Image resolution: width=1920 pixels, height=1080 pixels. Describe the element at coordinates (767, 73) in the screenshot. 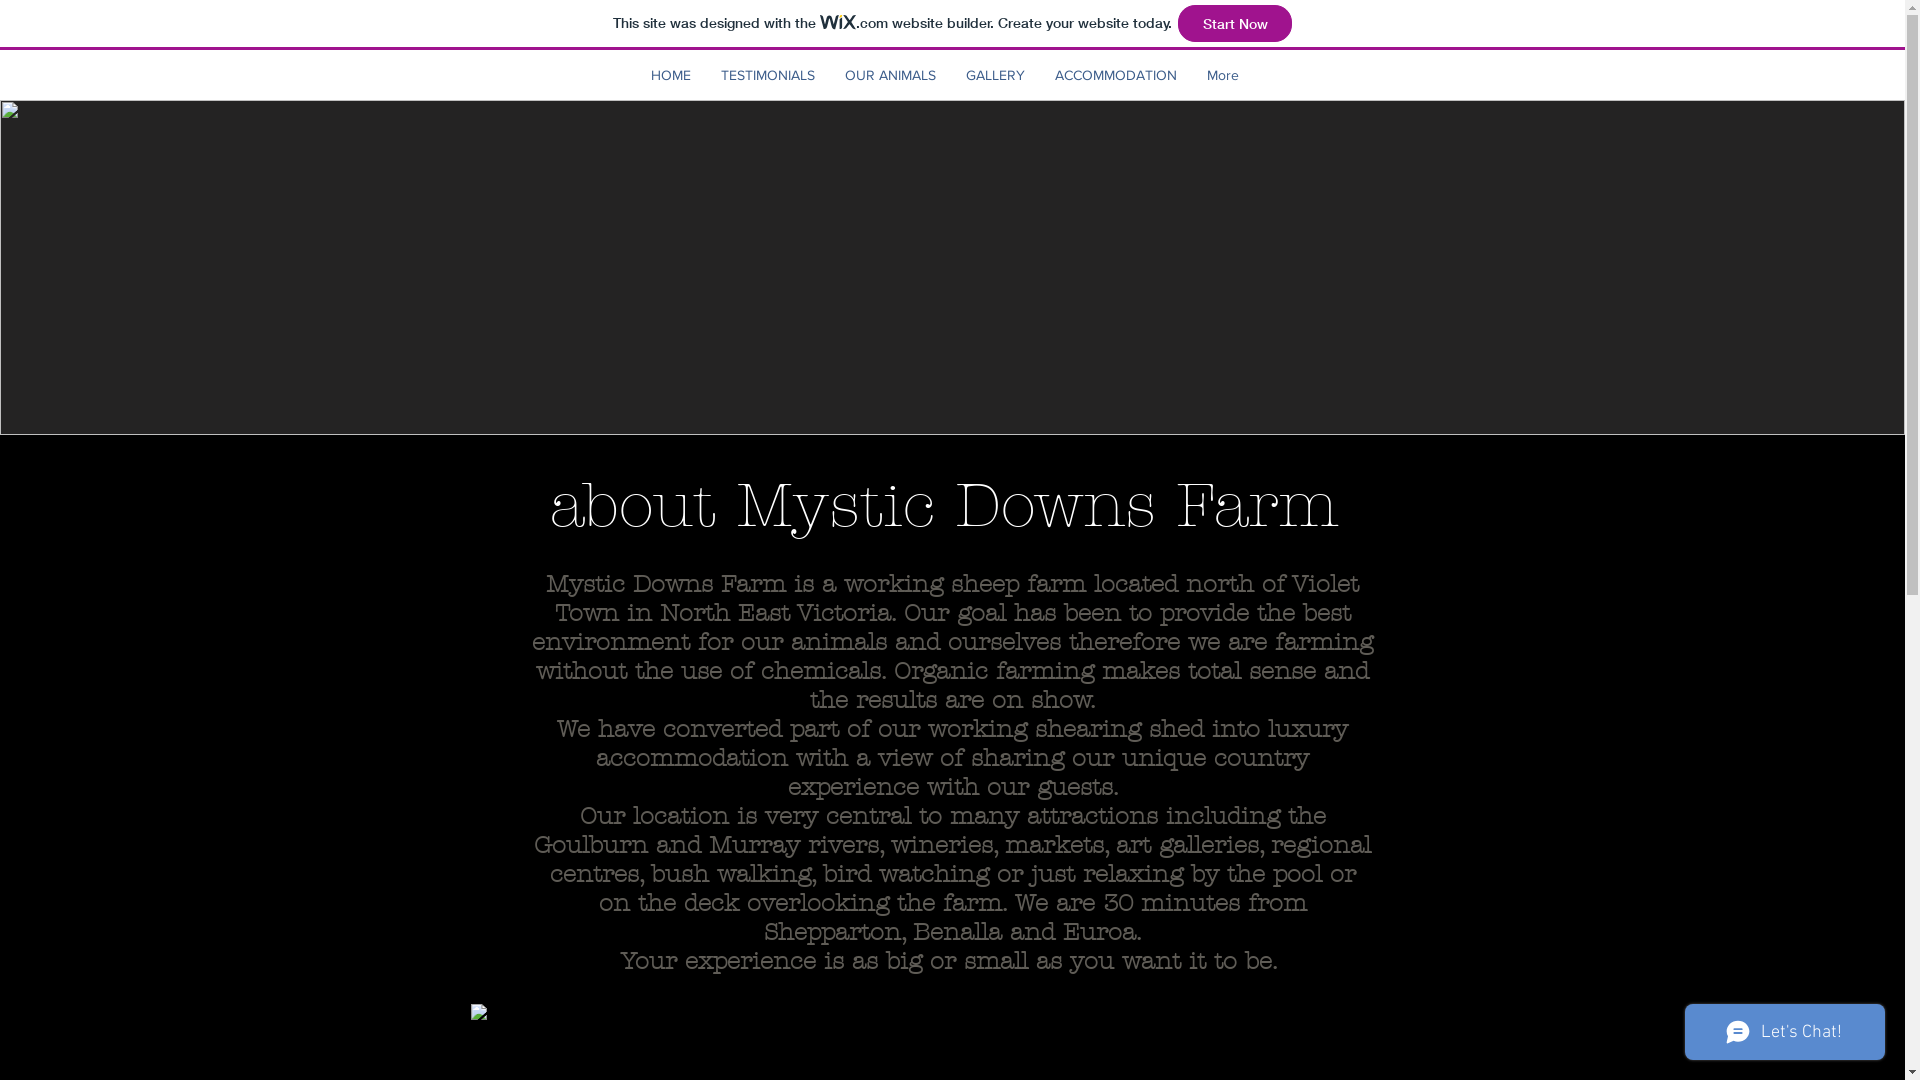

I see `'TESTIMONIALS'` at that location.